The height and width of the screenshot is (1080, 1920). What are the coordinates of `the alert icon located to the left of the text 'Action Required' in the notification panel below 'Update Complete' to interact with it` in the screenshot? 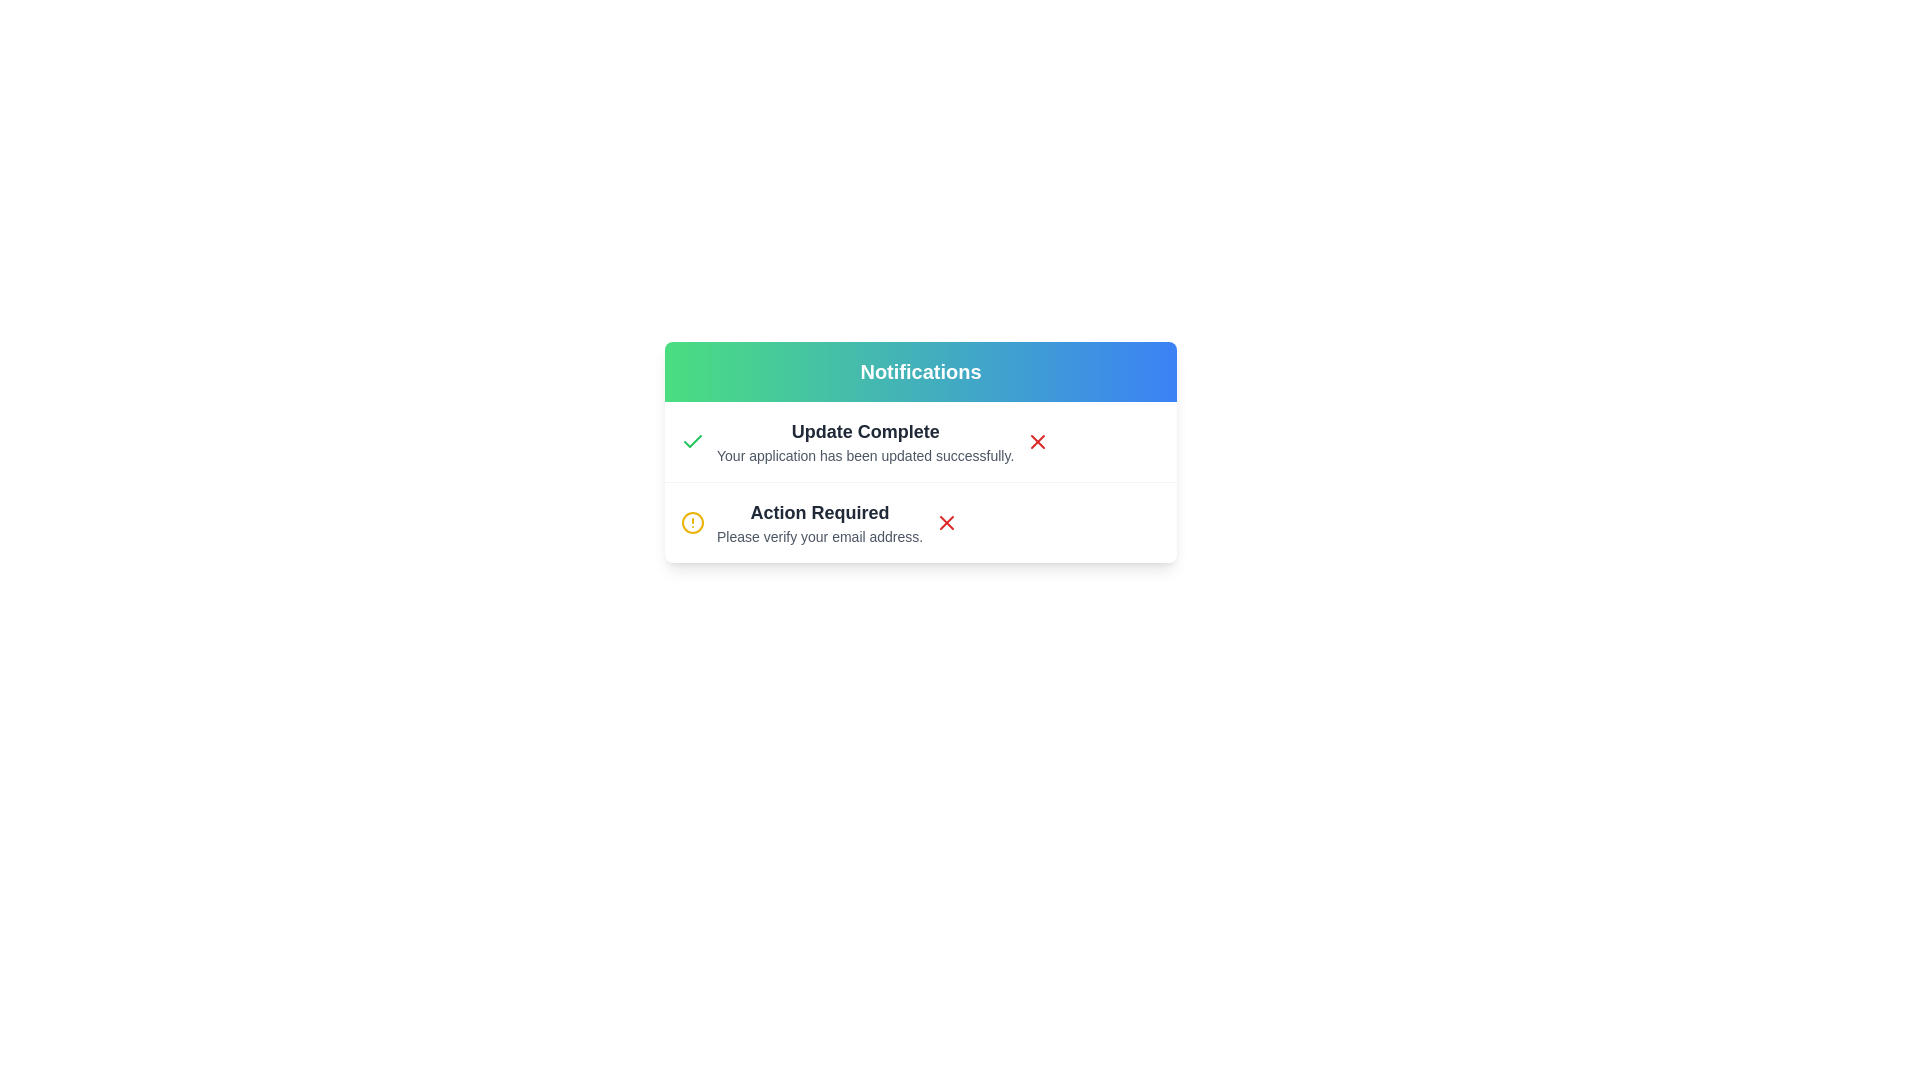 It's located at (692, 522).